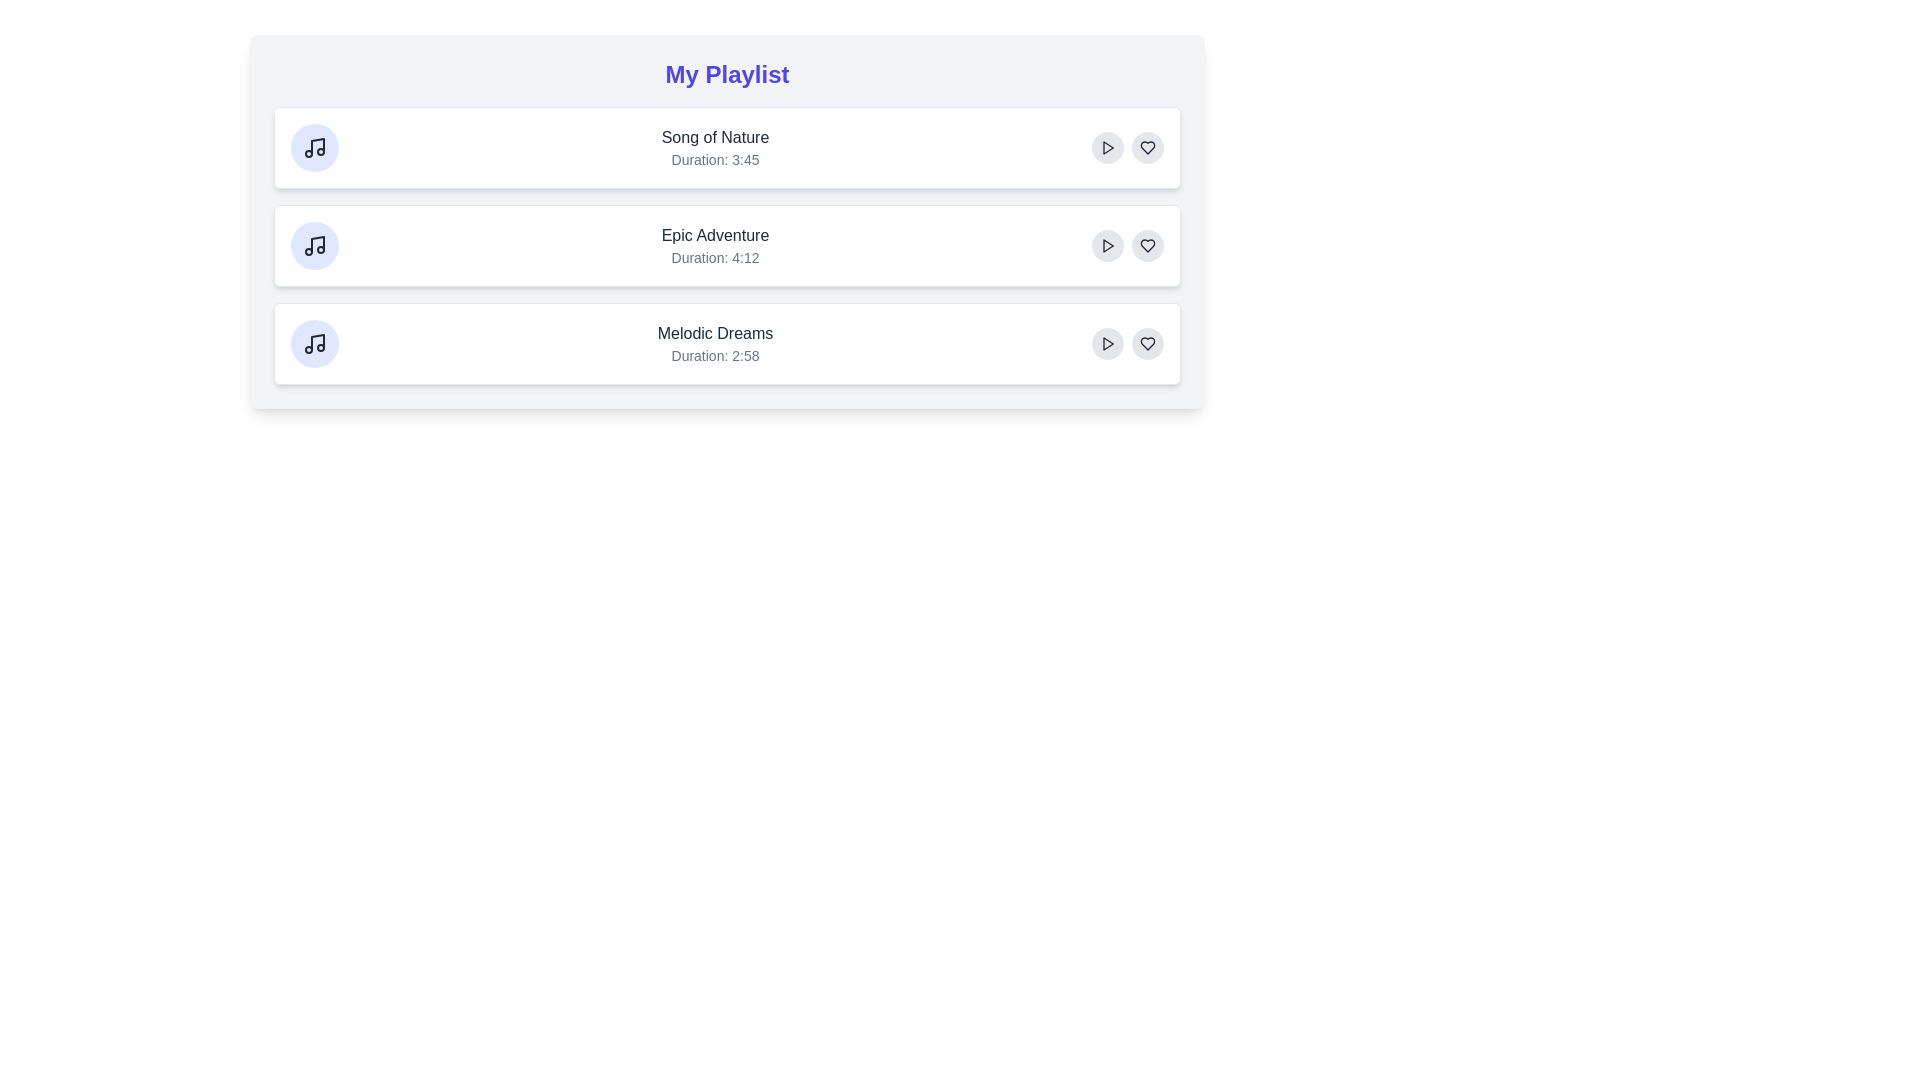  What do you see at coordinates (726, 342) in the screenshot?
I see `the track Melodic Dreams from the playlist` at bounding box center [726, 342].